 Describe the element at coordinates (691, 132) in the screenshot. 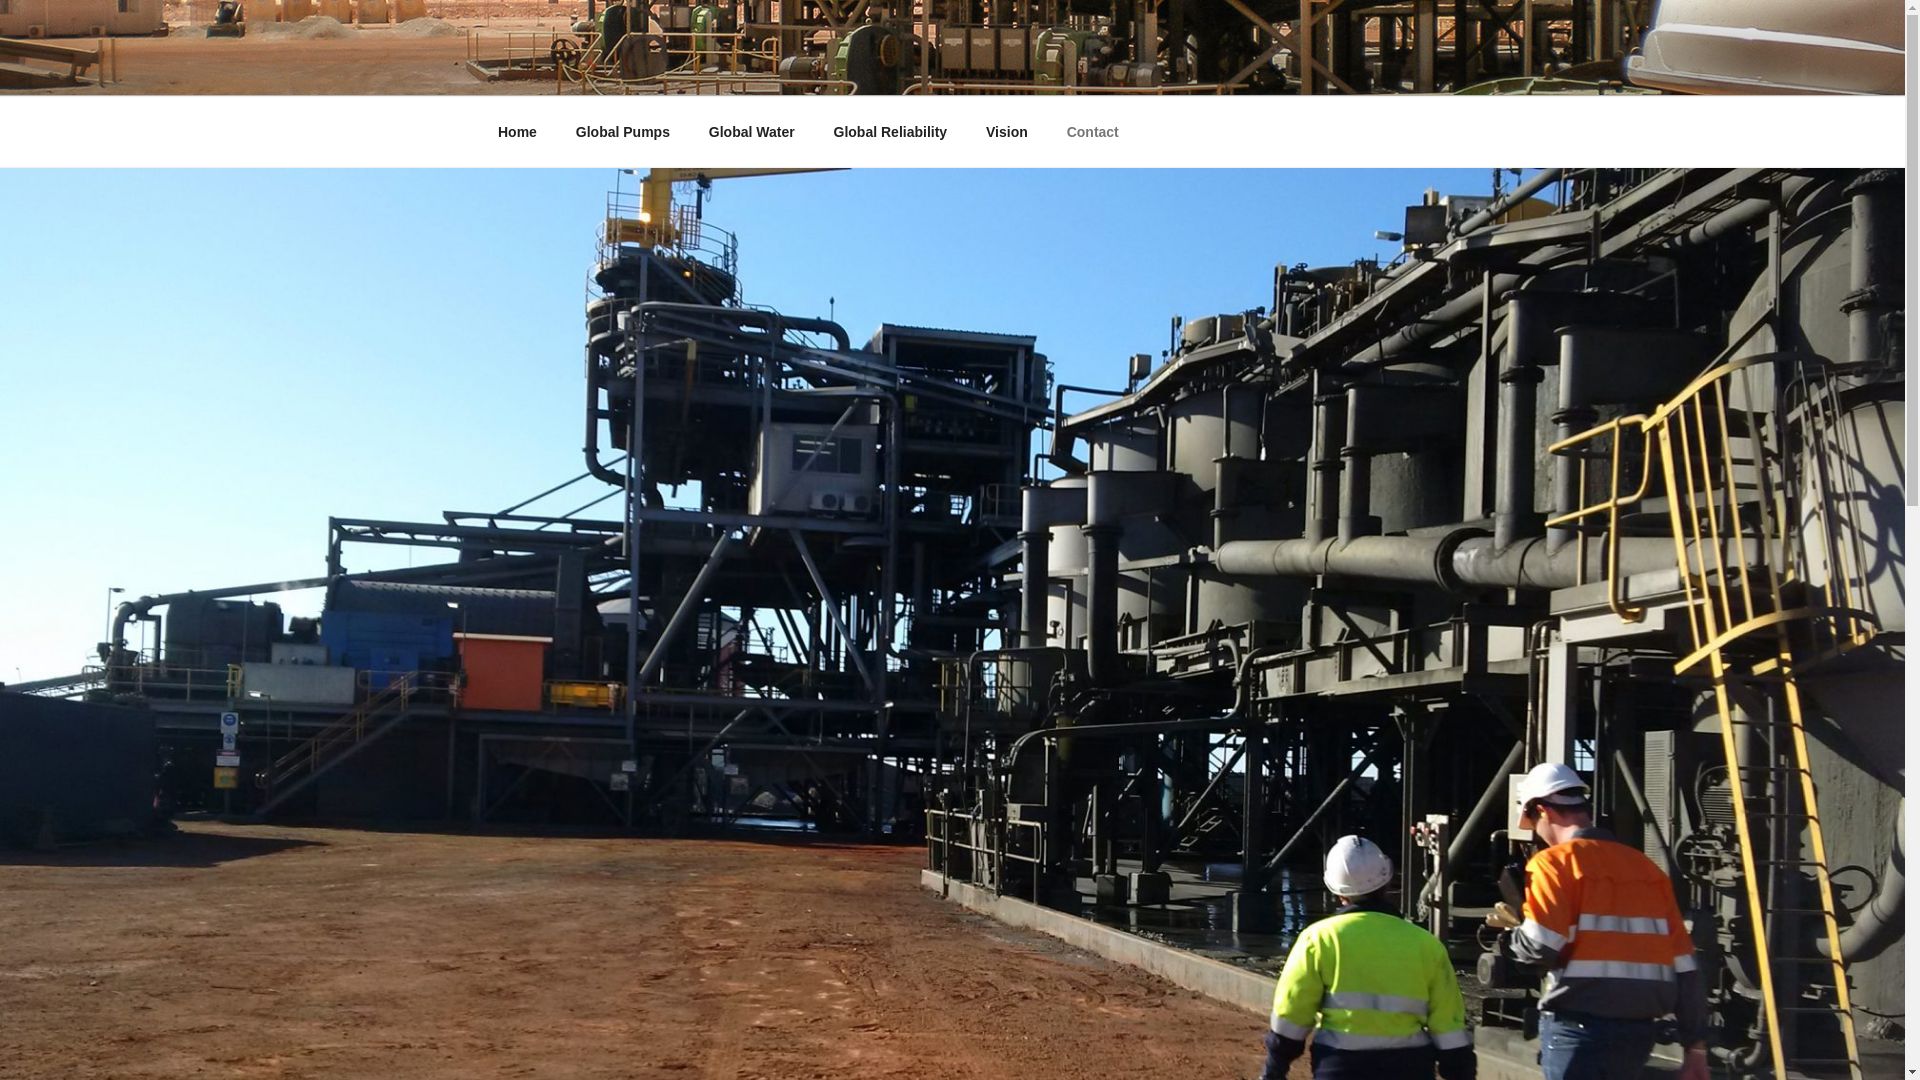

I see `'Global Water'` at that location.